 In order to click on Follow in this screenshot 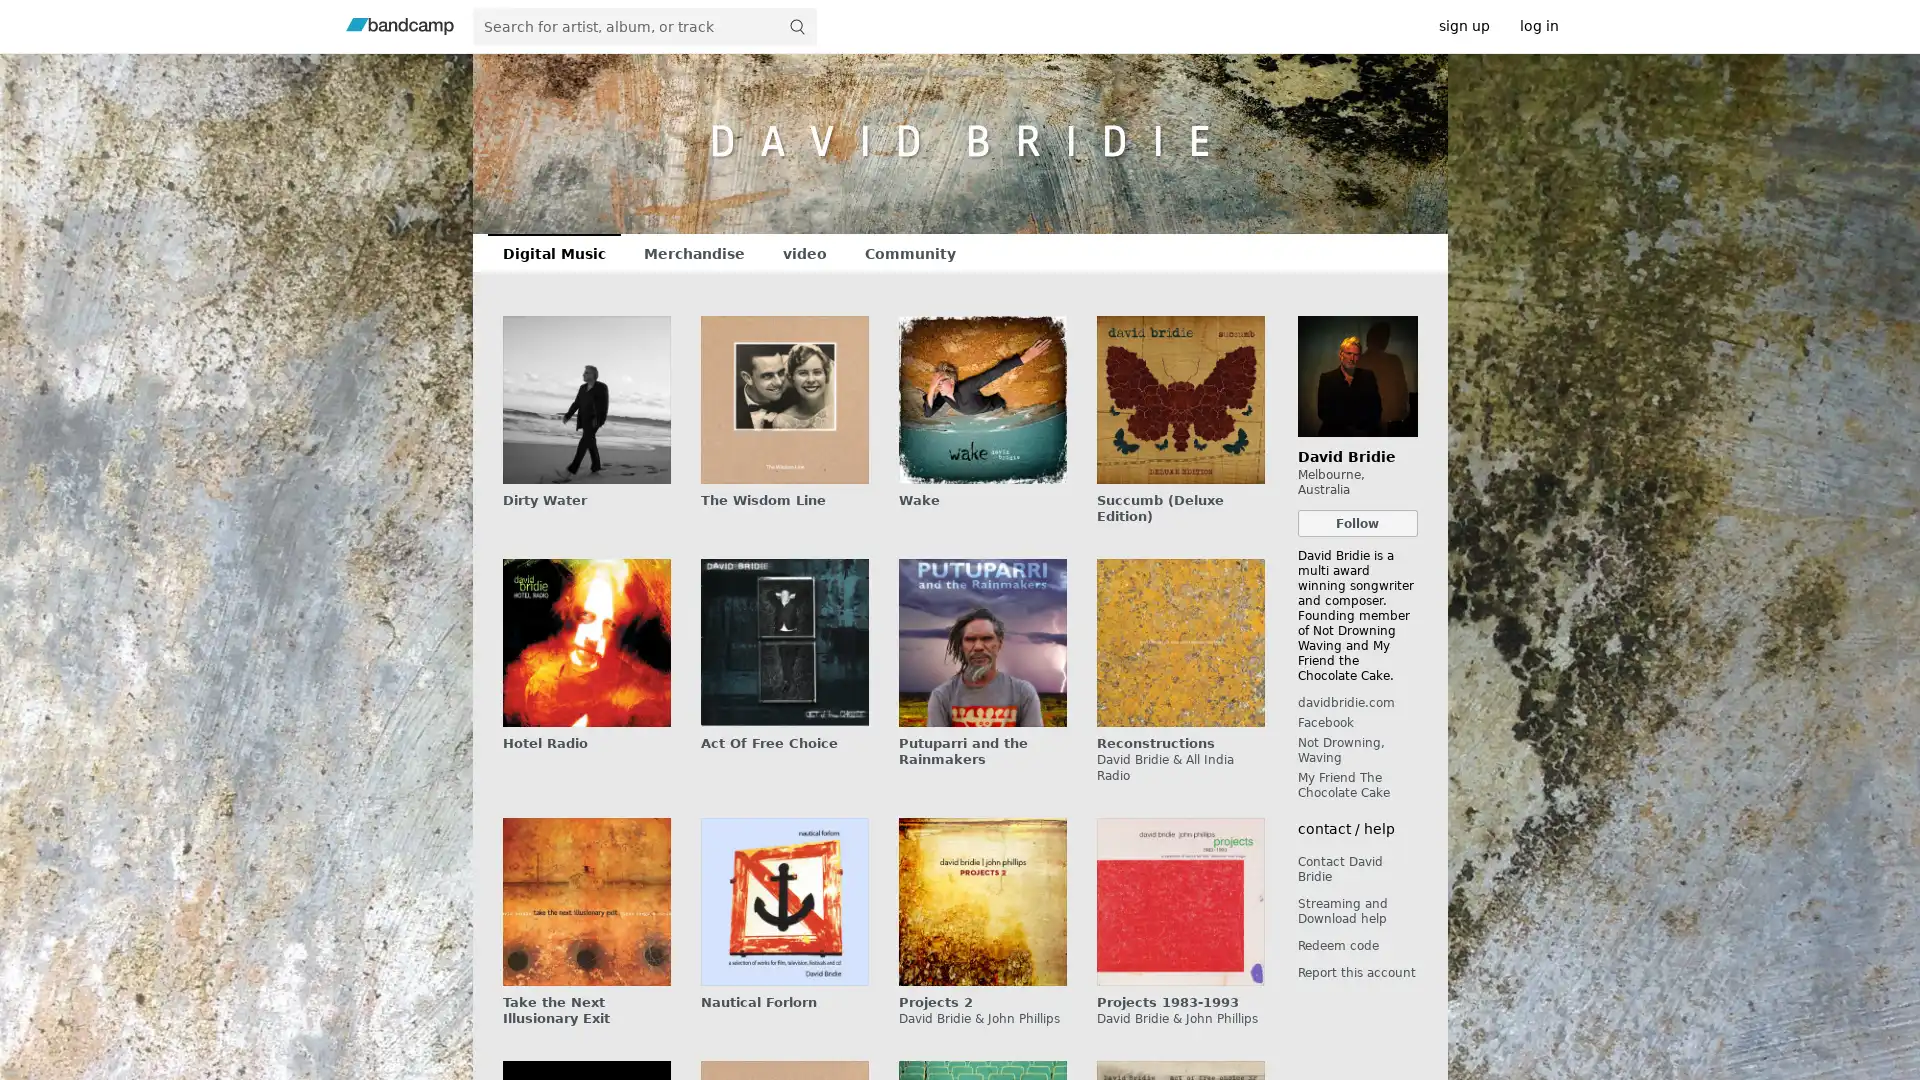, I will do `click(1357, 522)`.